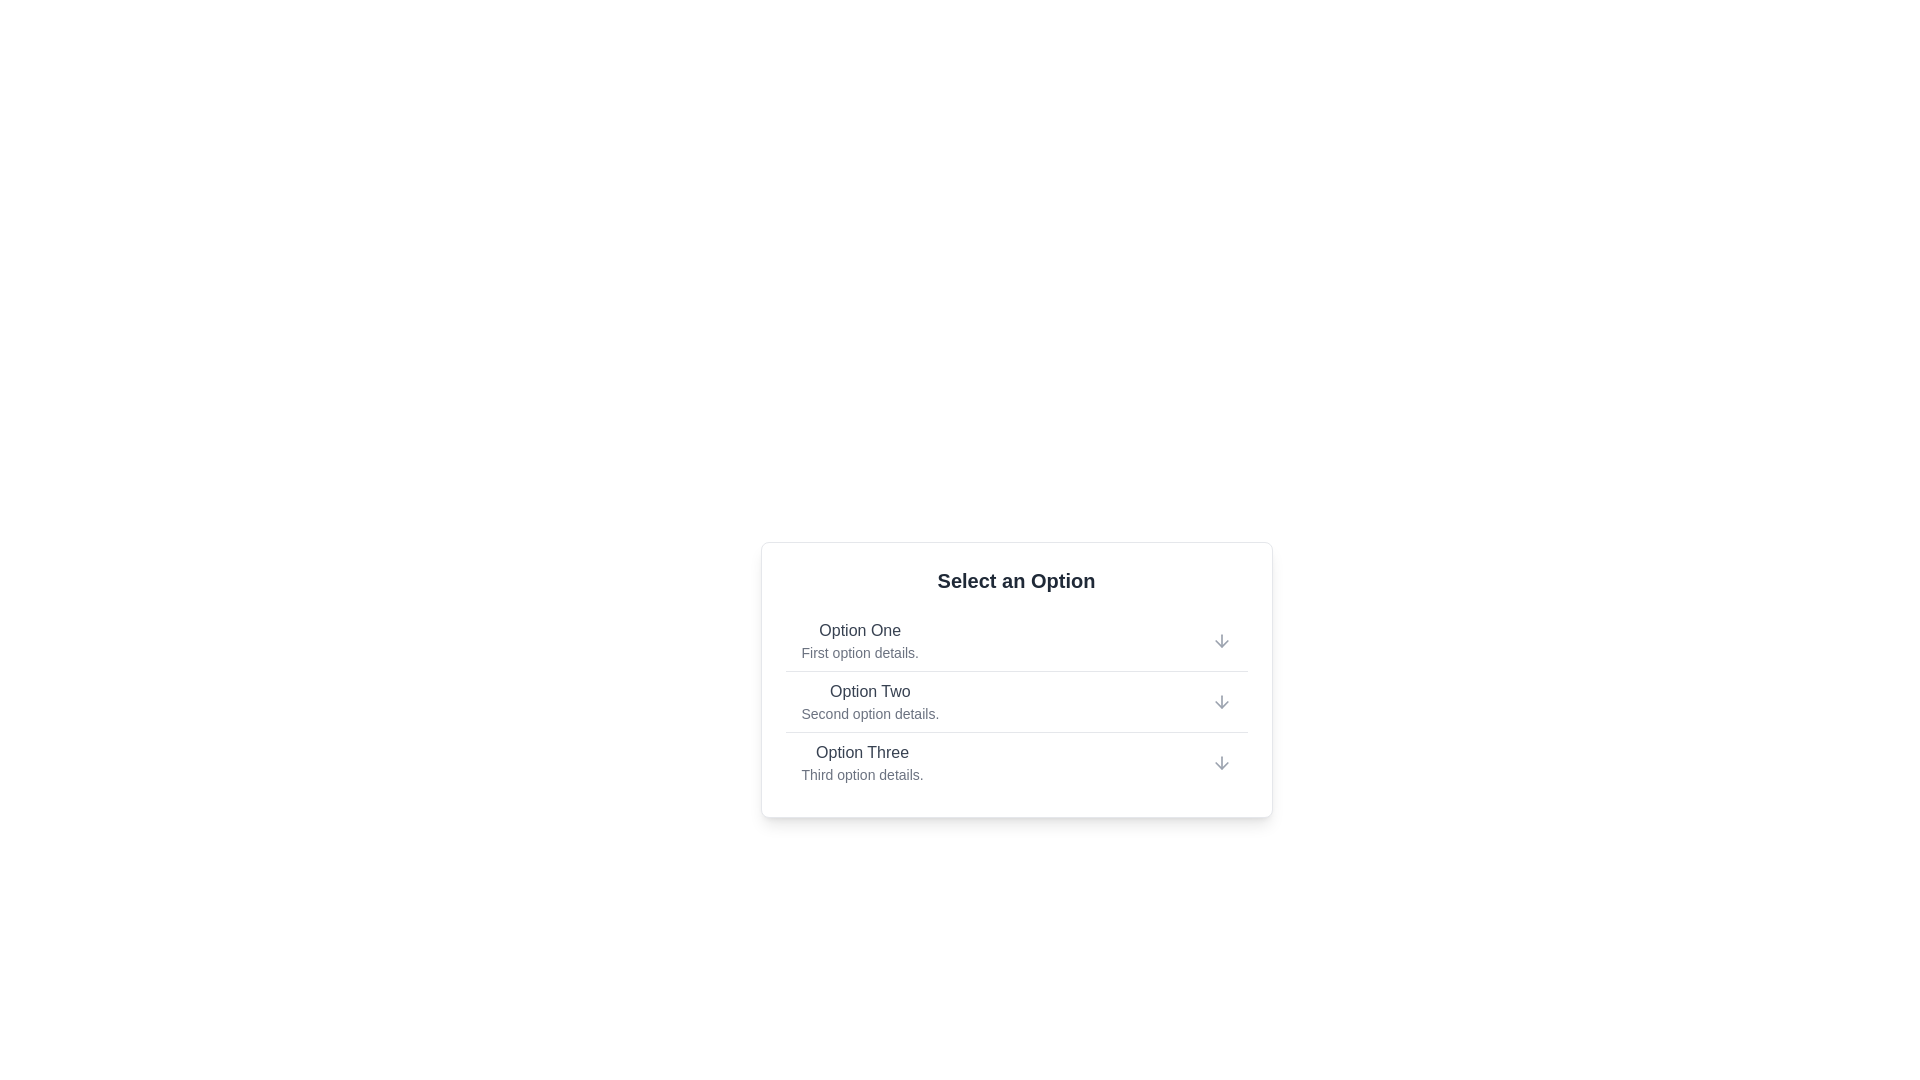 The height and width of the screenshot is (1080, 1920). What do you see at coordinates (862, 752) in the screenshot?
I see `the text label 'Option Three' which is styled in gray and located within the menu options structure, positioned below 'Option Two'` at bounding box center [862, 752].